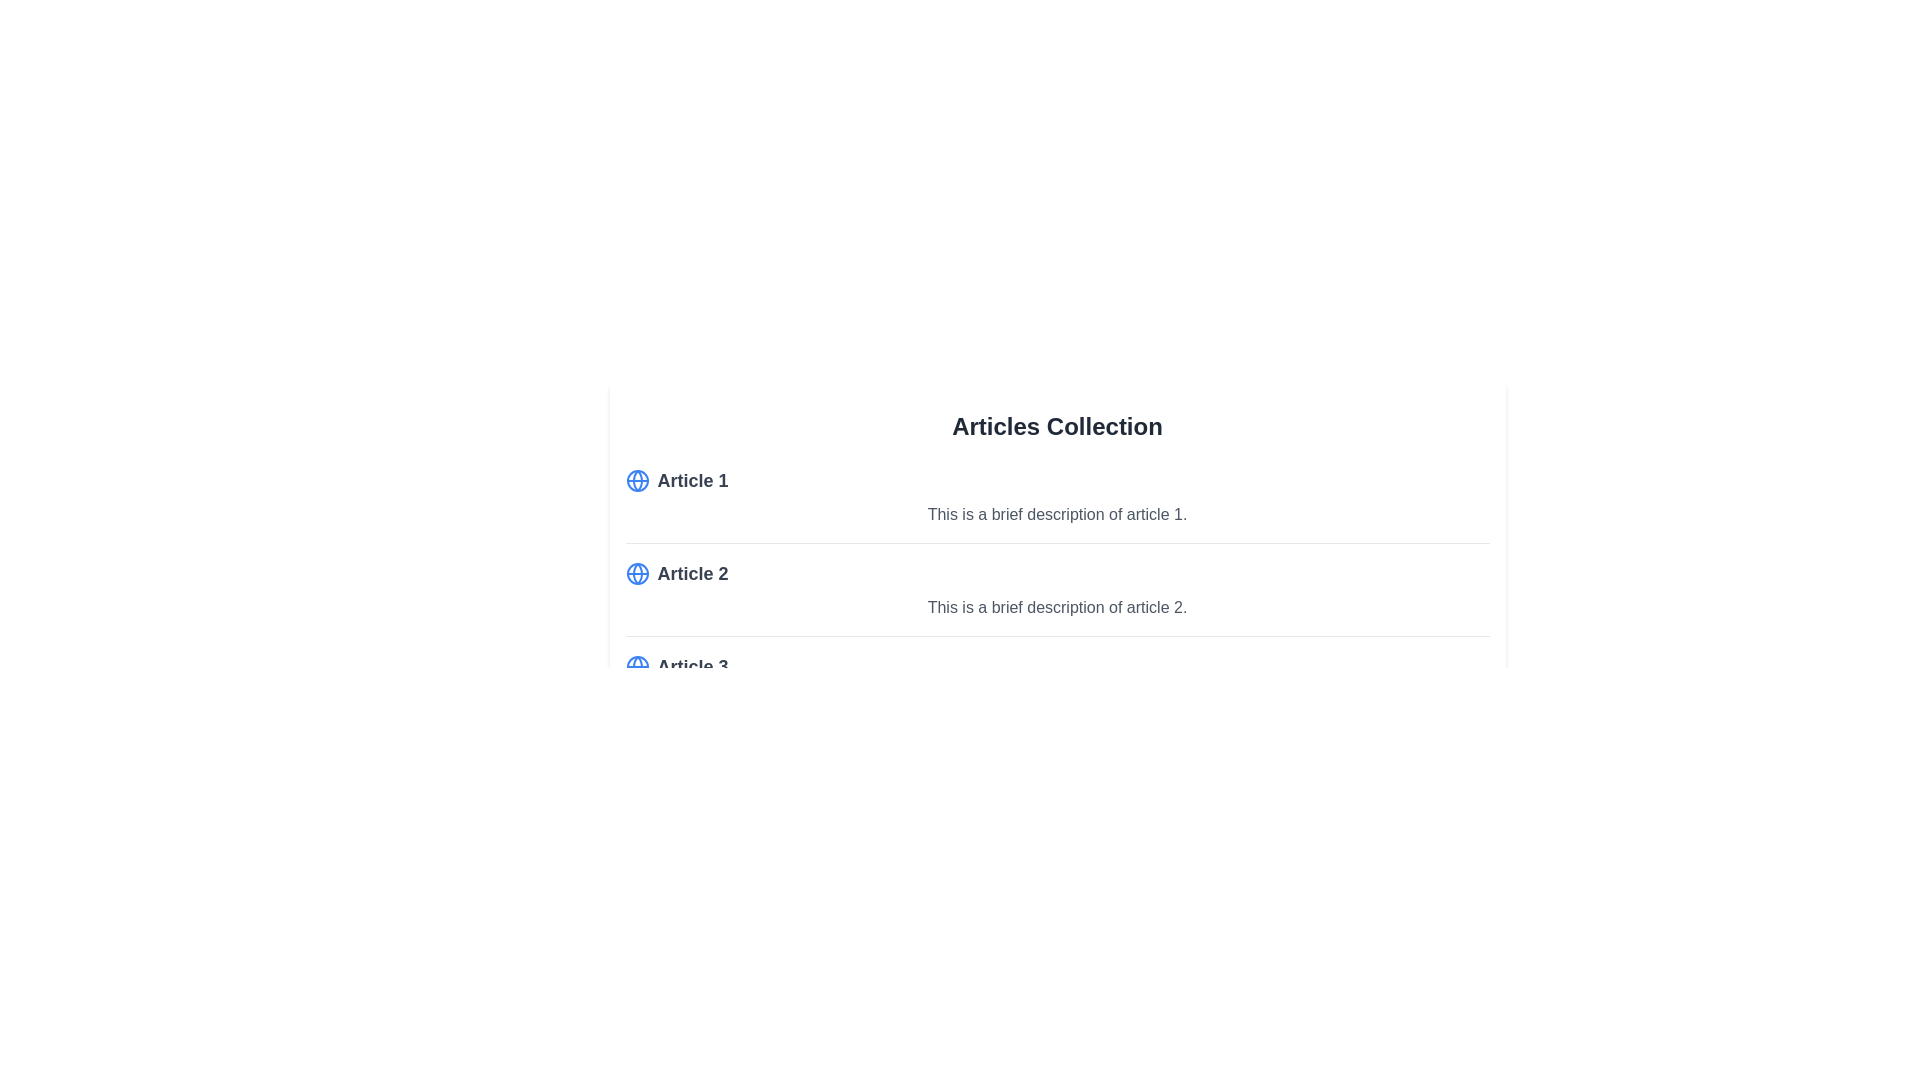 This screenshot has width=1920, height=1080. Describe the element at coordinates (1056, 597) in the screenshot. I see `the second list item representing an article, which provides an overview of the article's content, positioned centrally below 'Article 1' and above 'Article 3'` at that location.